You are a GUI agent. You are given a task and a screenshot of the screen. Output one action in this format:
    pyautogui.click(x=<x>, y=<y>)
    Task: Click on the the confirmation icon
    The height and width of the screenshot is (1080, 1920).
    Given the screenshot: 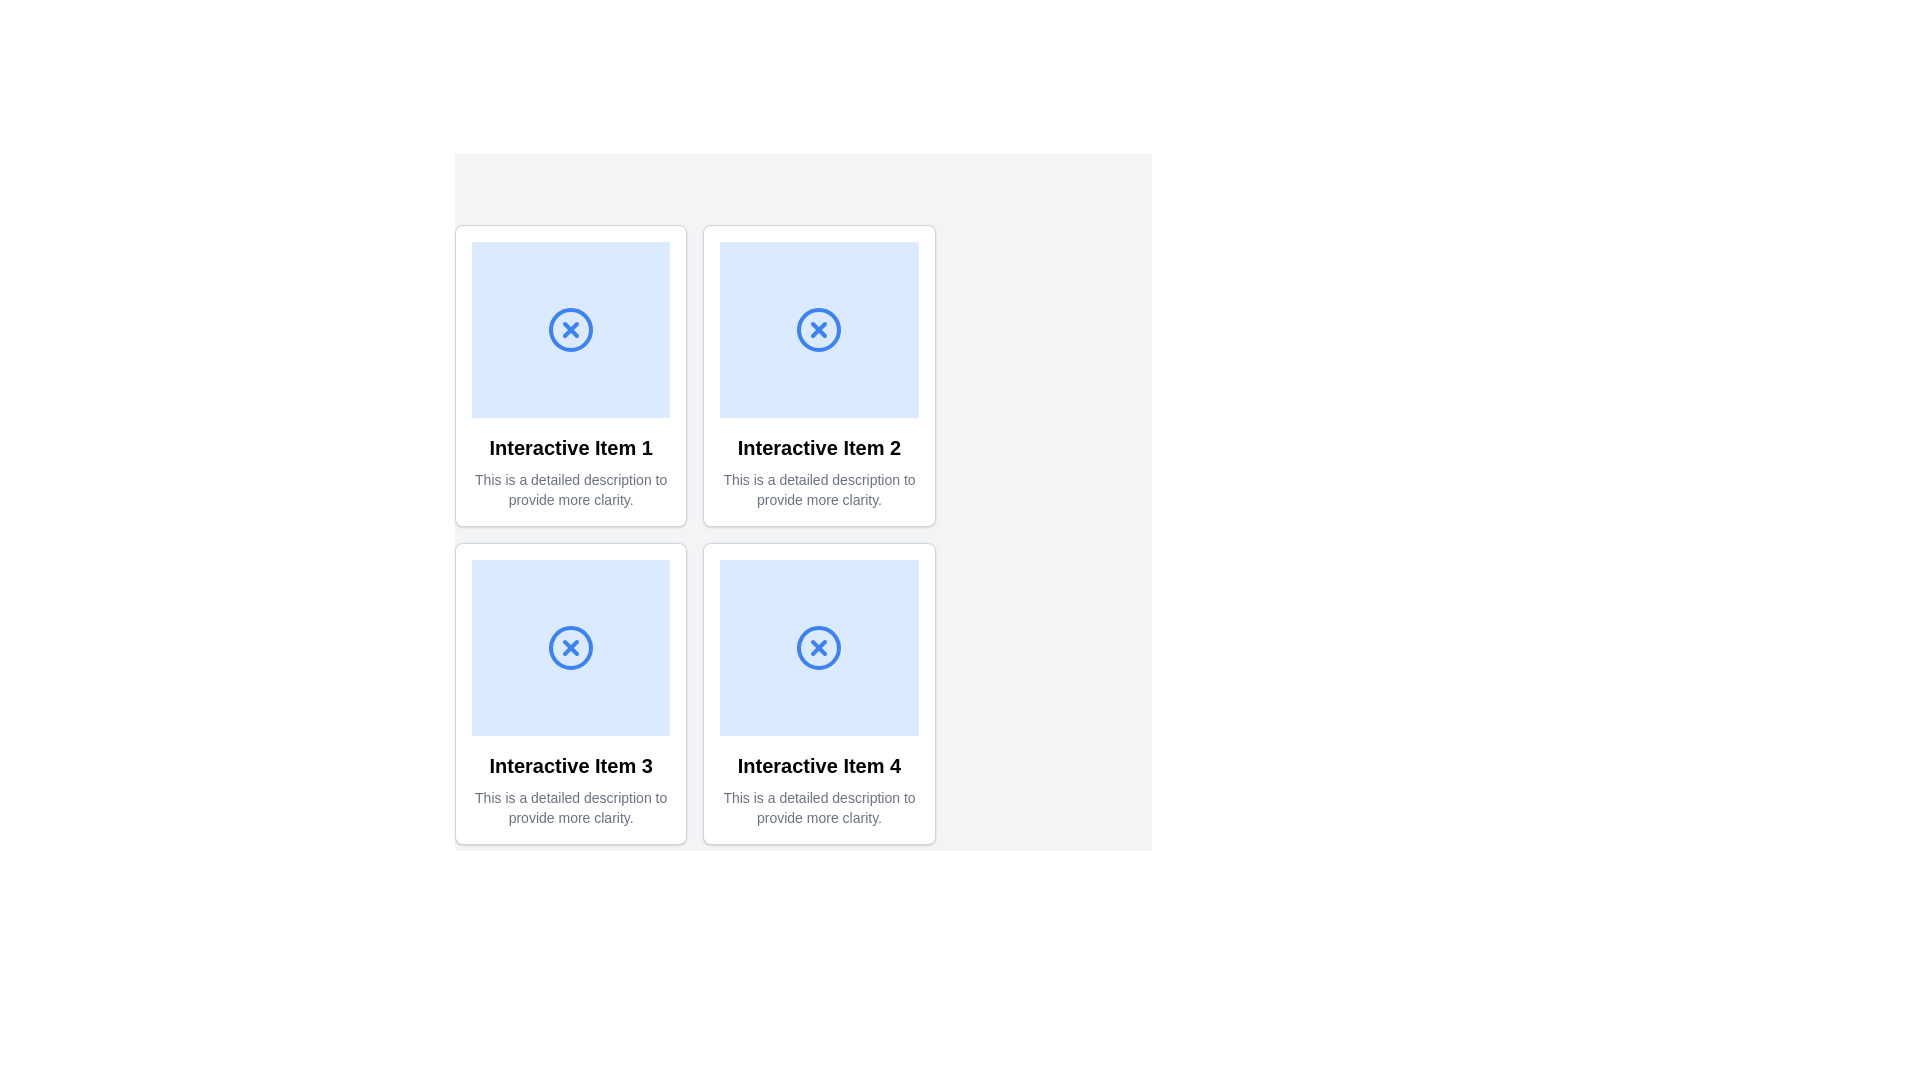 What is the action you would take?
    pyautogui.click(x=819, y=648)
    